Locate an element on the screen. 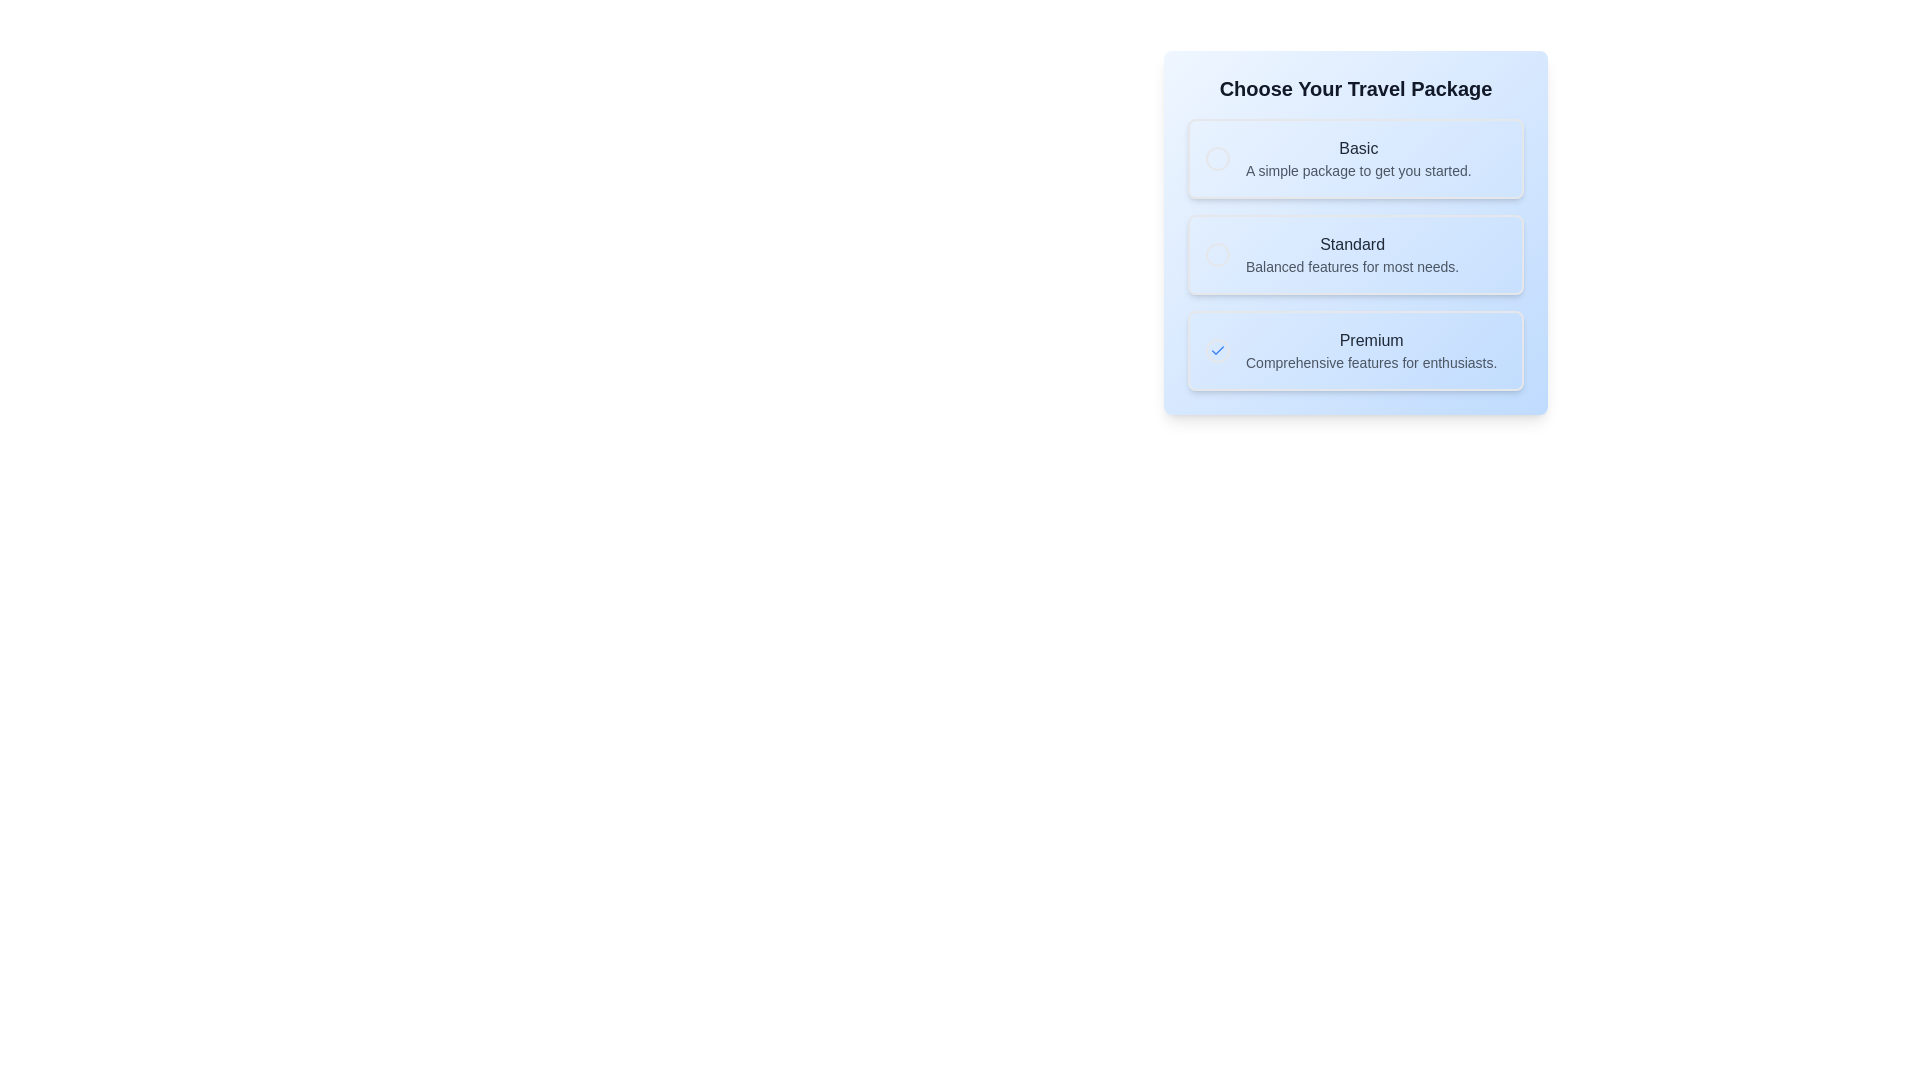 This screenshot has height=1080, width=1920. the non-interactive Text label that provides a descriptive explanation of the 'Basic' option, positioned centrally below the 'Basic' title is located at coordinates (1358, 169).